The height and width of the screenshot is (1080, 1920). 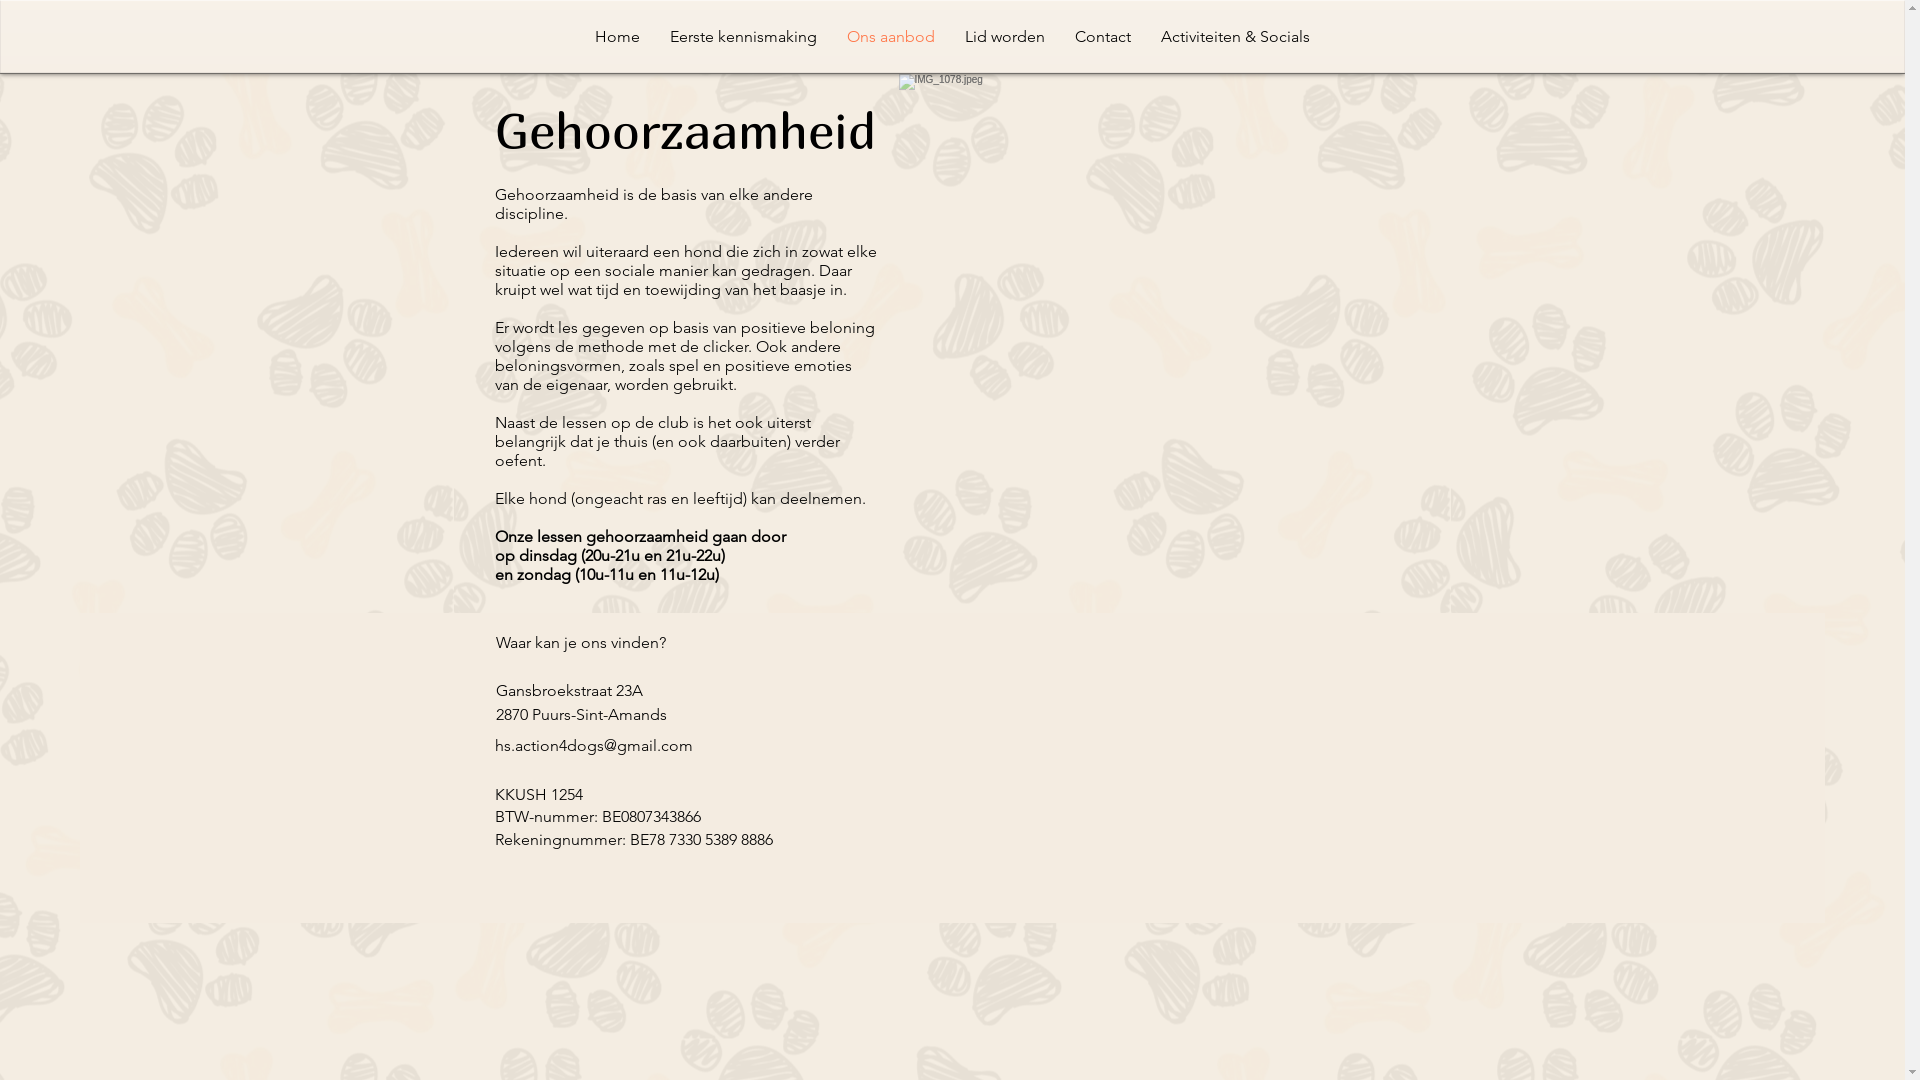 What do you see at coordinates (1004, 37) in the screenshot?
I see `'Lid worden'` at bounding box center [1004, 37].